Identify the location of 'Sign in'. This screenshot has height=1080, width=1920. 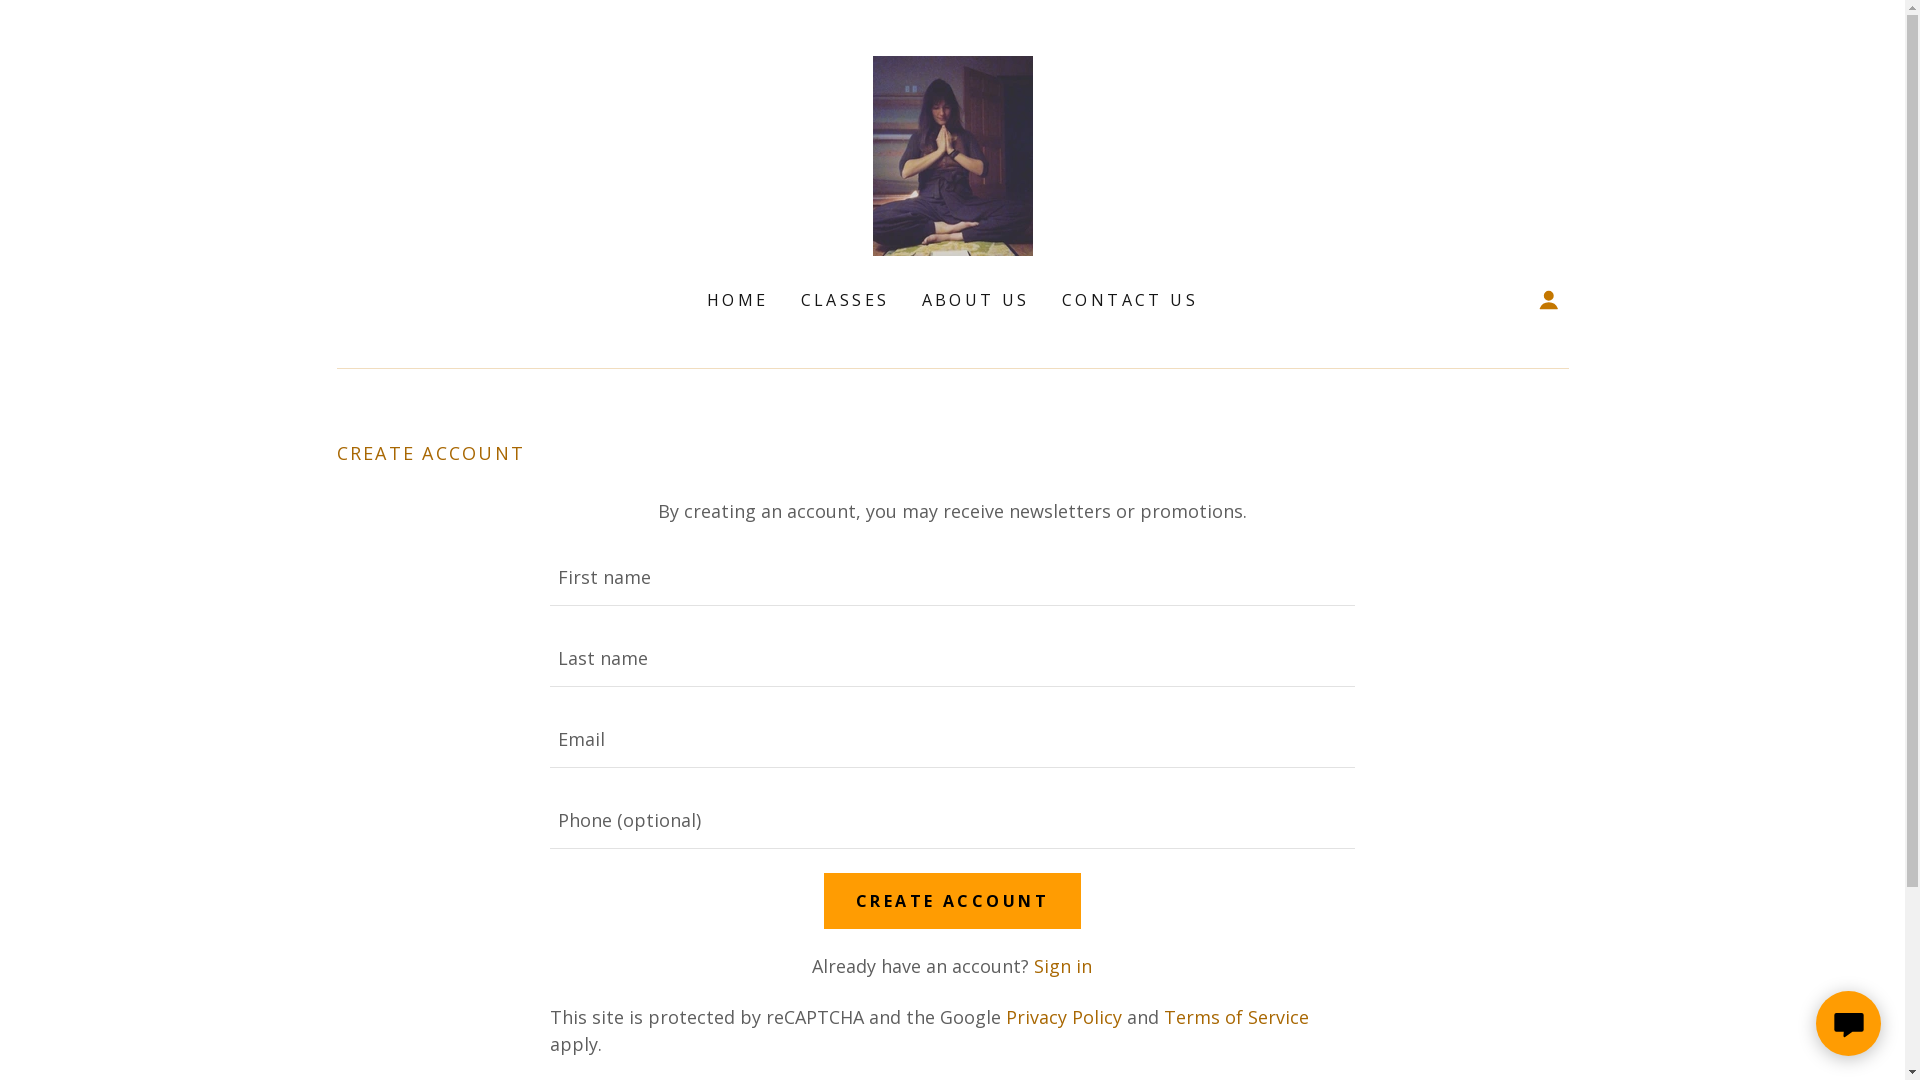
(1061, 964).